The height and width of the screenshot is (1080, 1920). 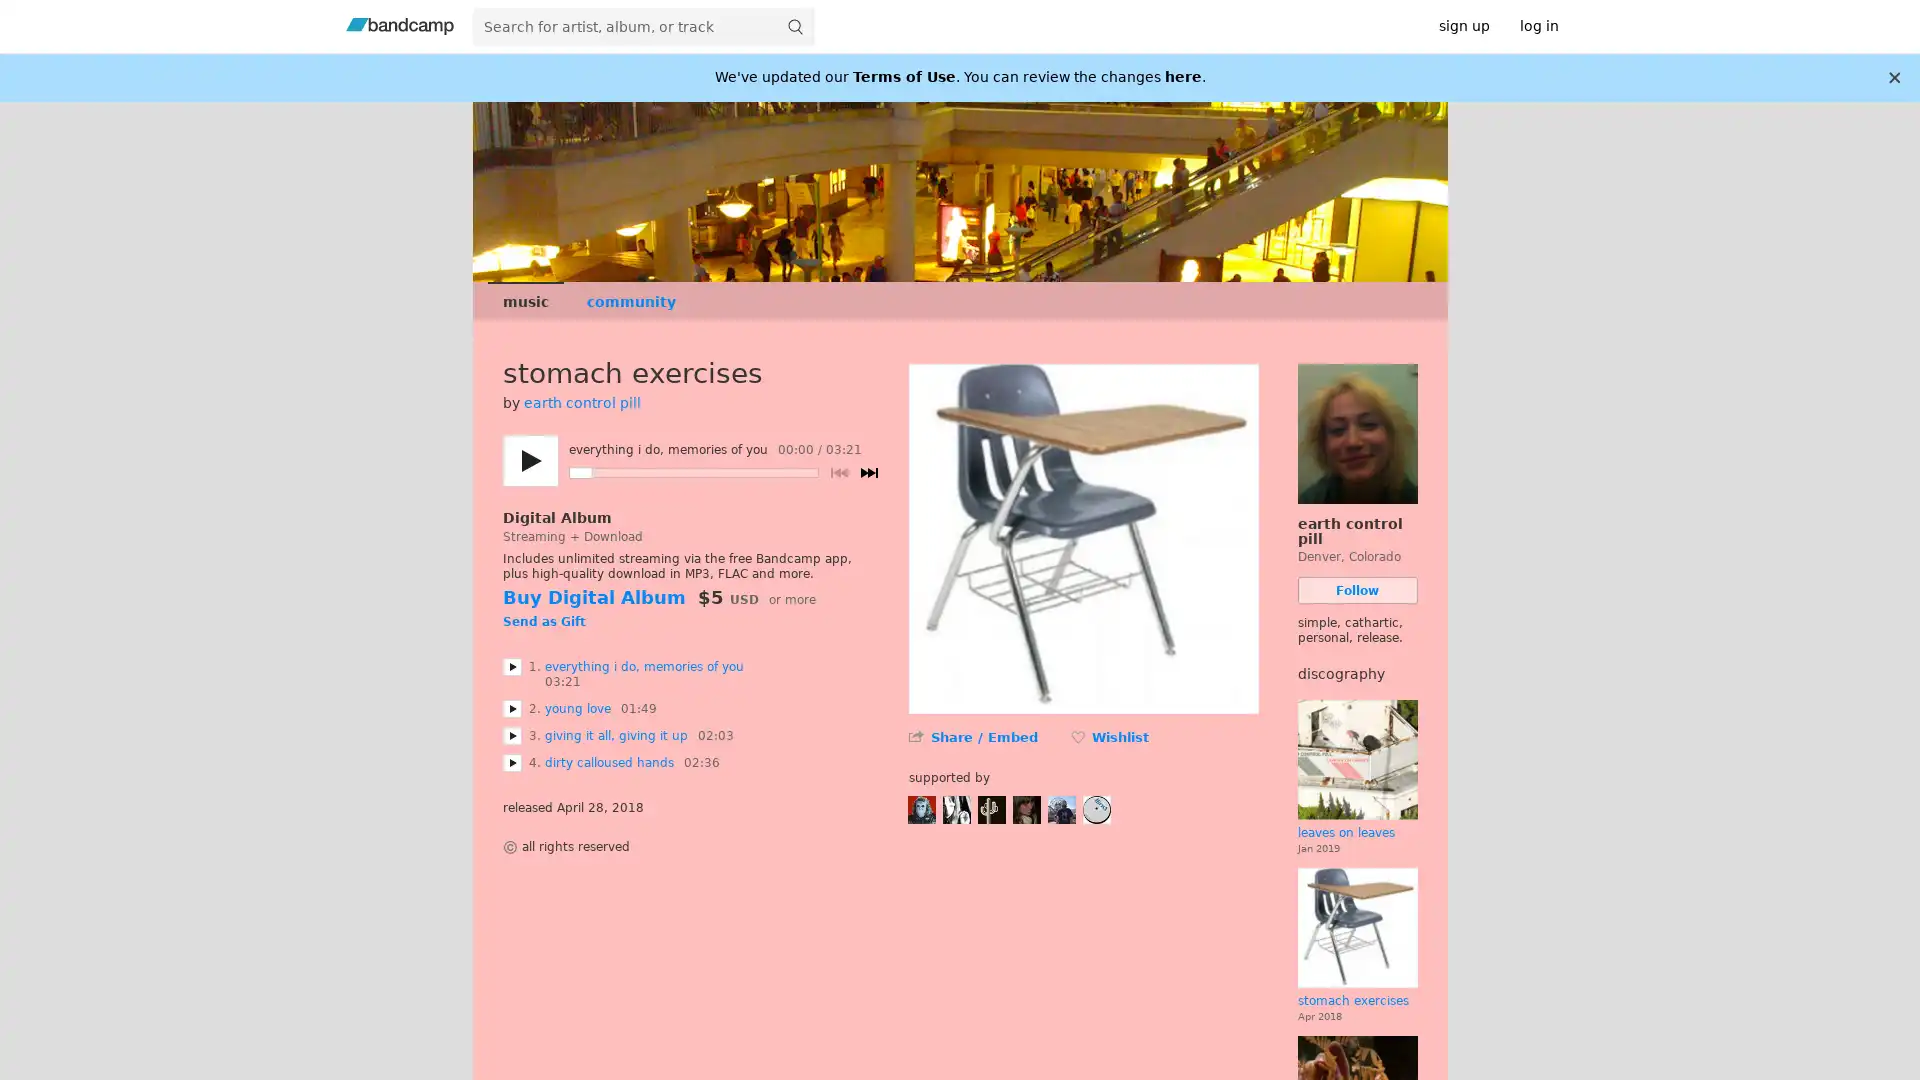 I want to click on Play/pause, so click(x=529, y=461).